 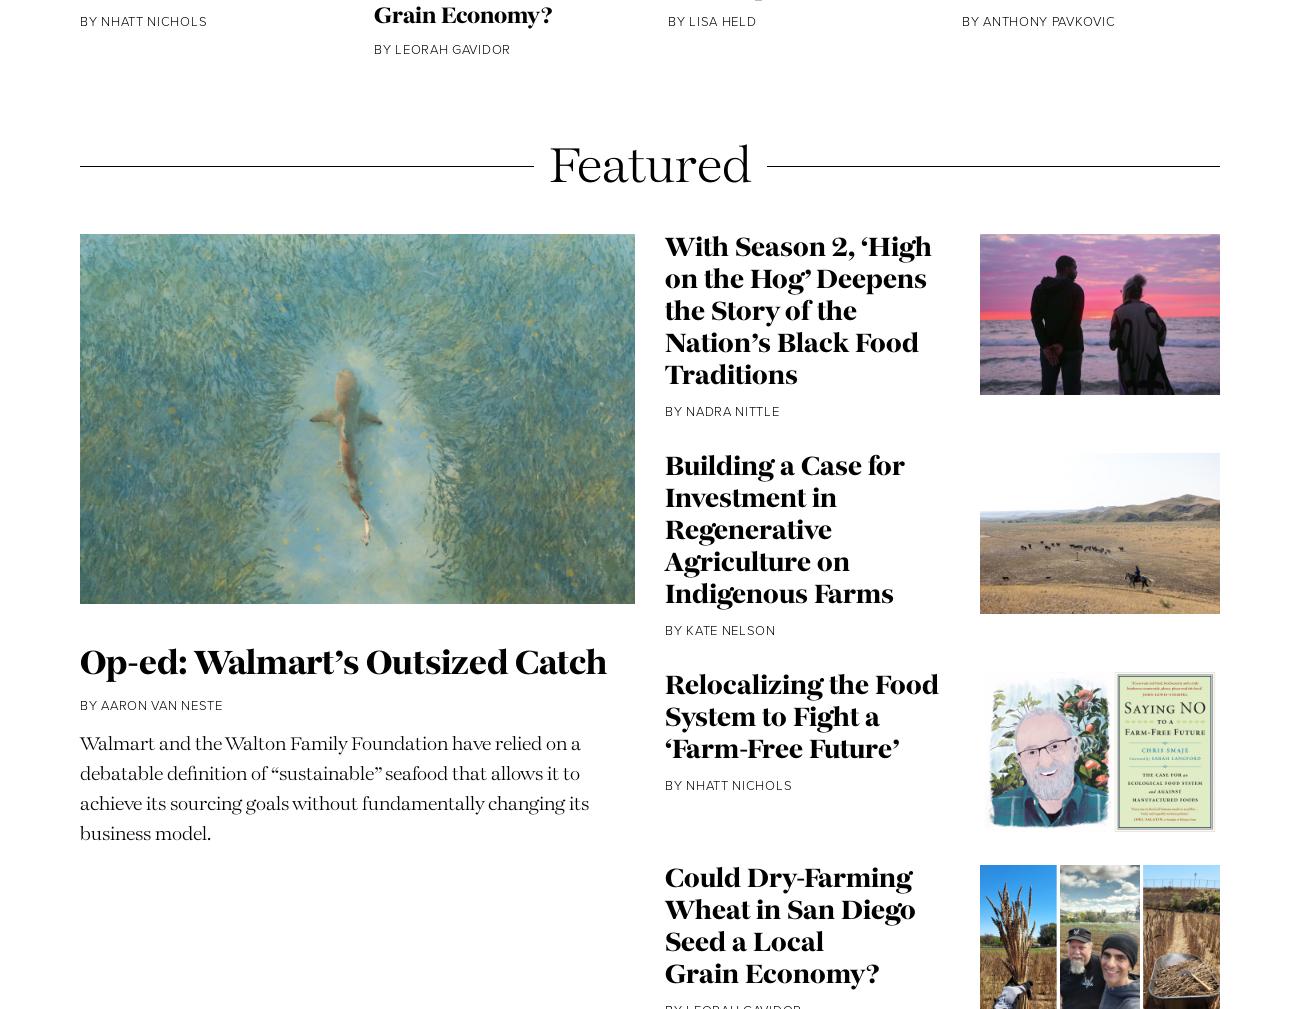 What do you see at coordinates (982, 80) in the screenshot?
I see `'Anthony Pavkovic'` at bounding box center [982, 80].